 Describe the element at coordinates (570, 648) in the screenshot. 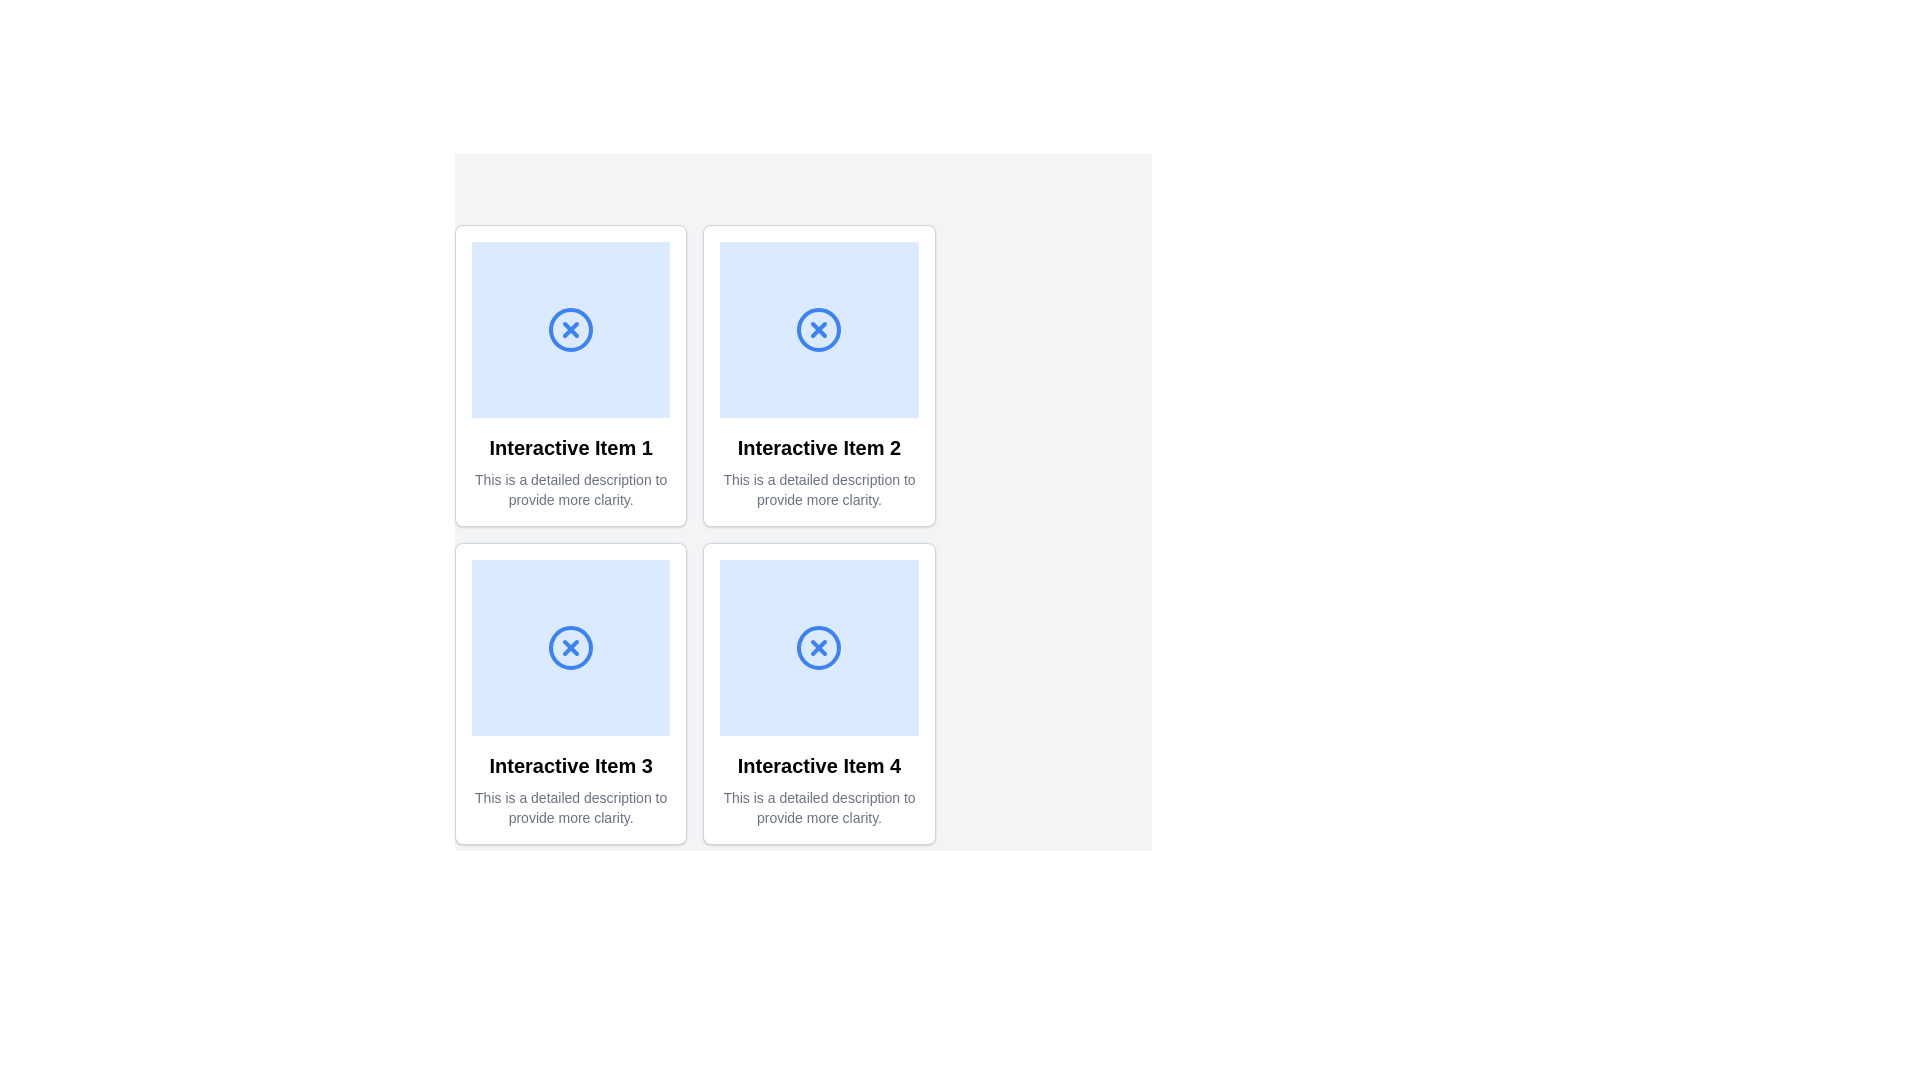

I see `the Vector graphic close icon, which is a blue cross inside a circle on a light blue square panel in the bottom-left corner of the interface` at that location.